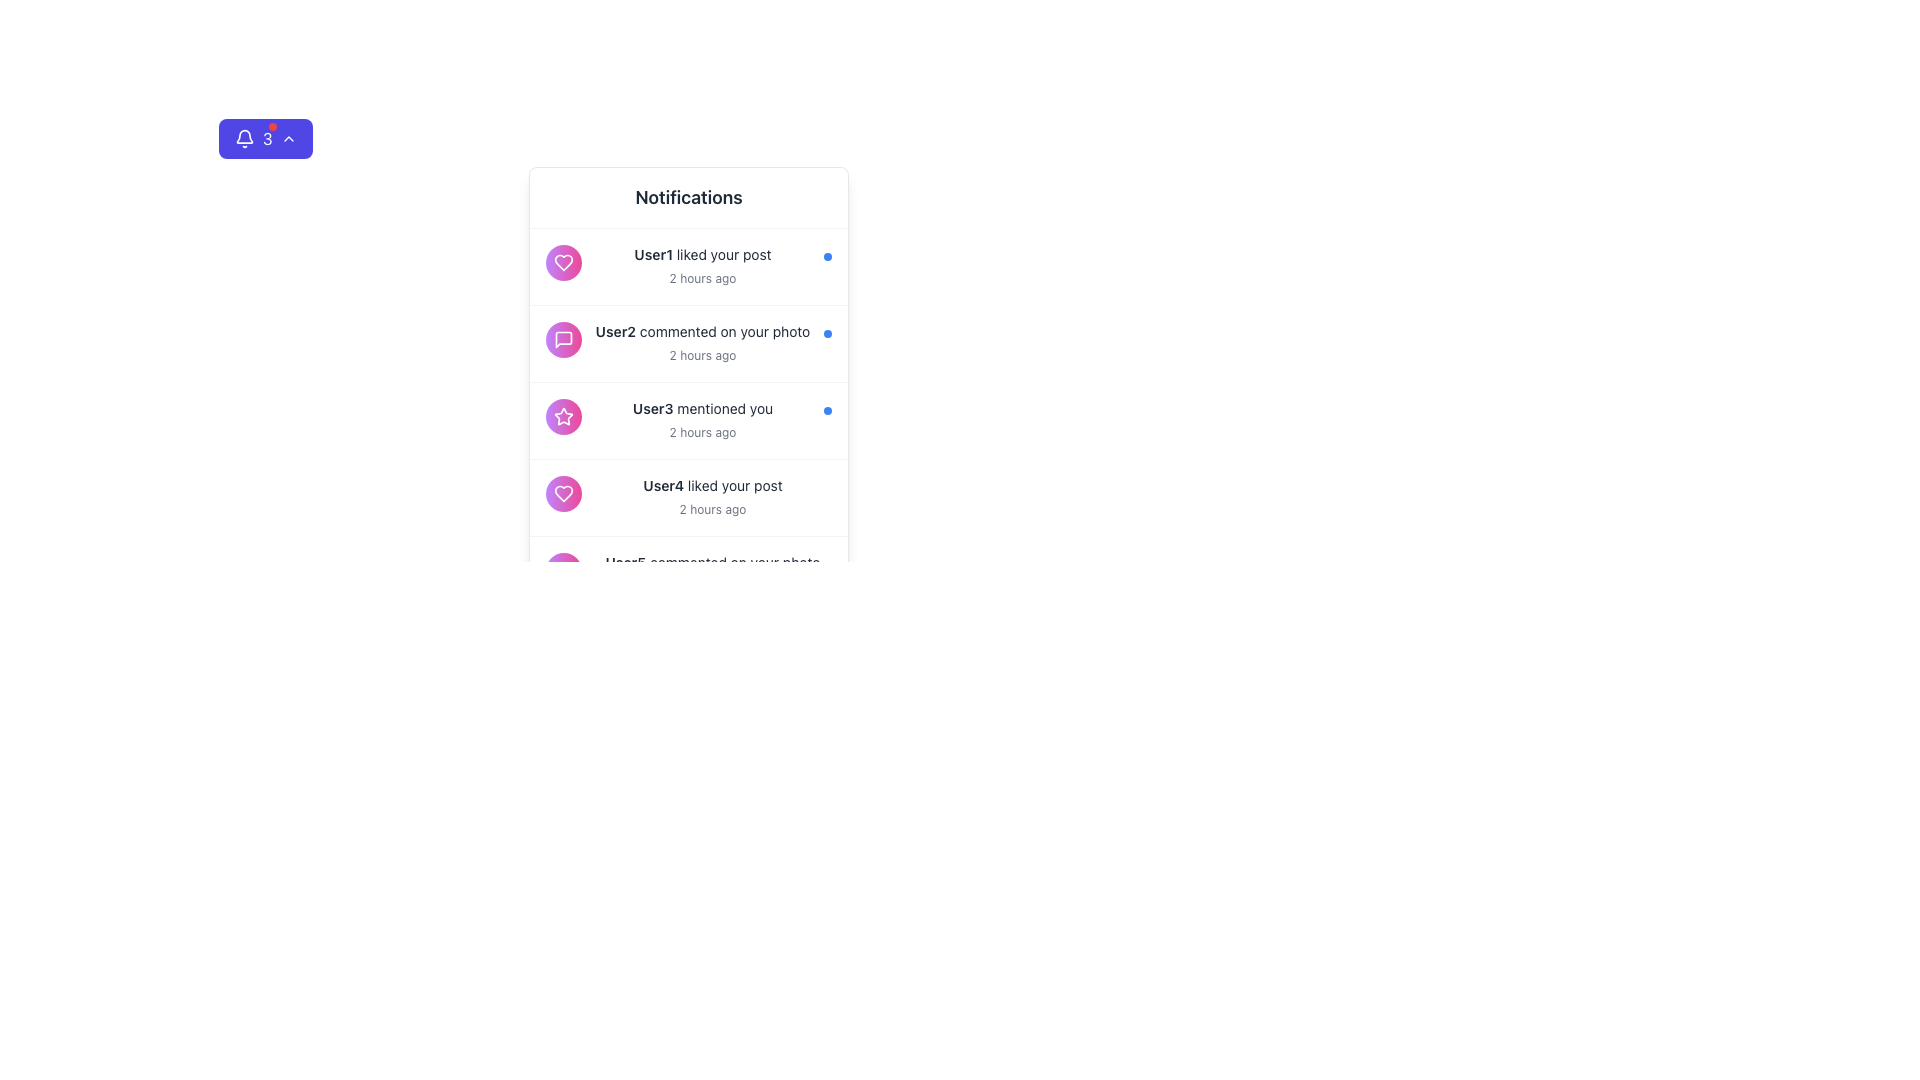 The height and width of the screenshot is (1080, 1920). Describe the element at coordinates (563, 415) in the screenshot. I see `the Decorative icon, which is a circular icon with a gradient color pattern from purple to pink and a white star in the center, located to the left of the notification text 'User3 mentioned you 2 hours ago'` at that location.